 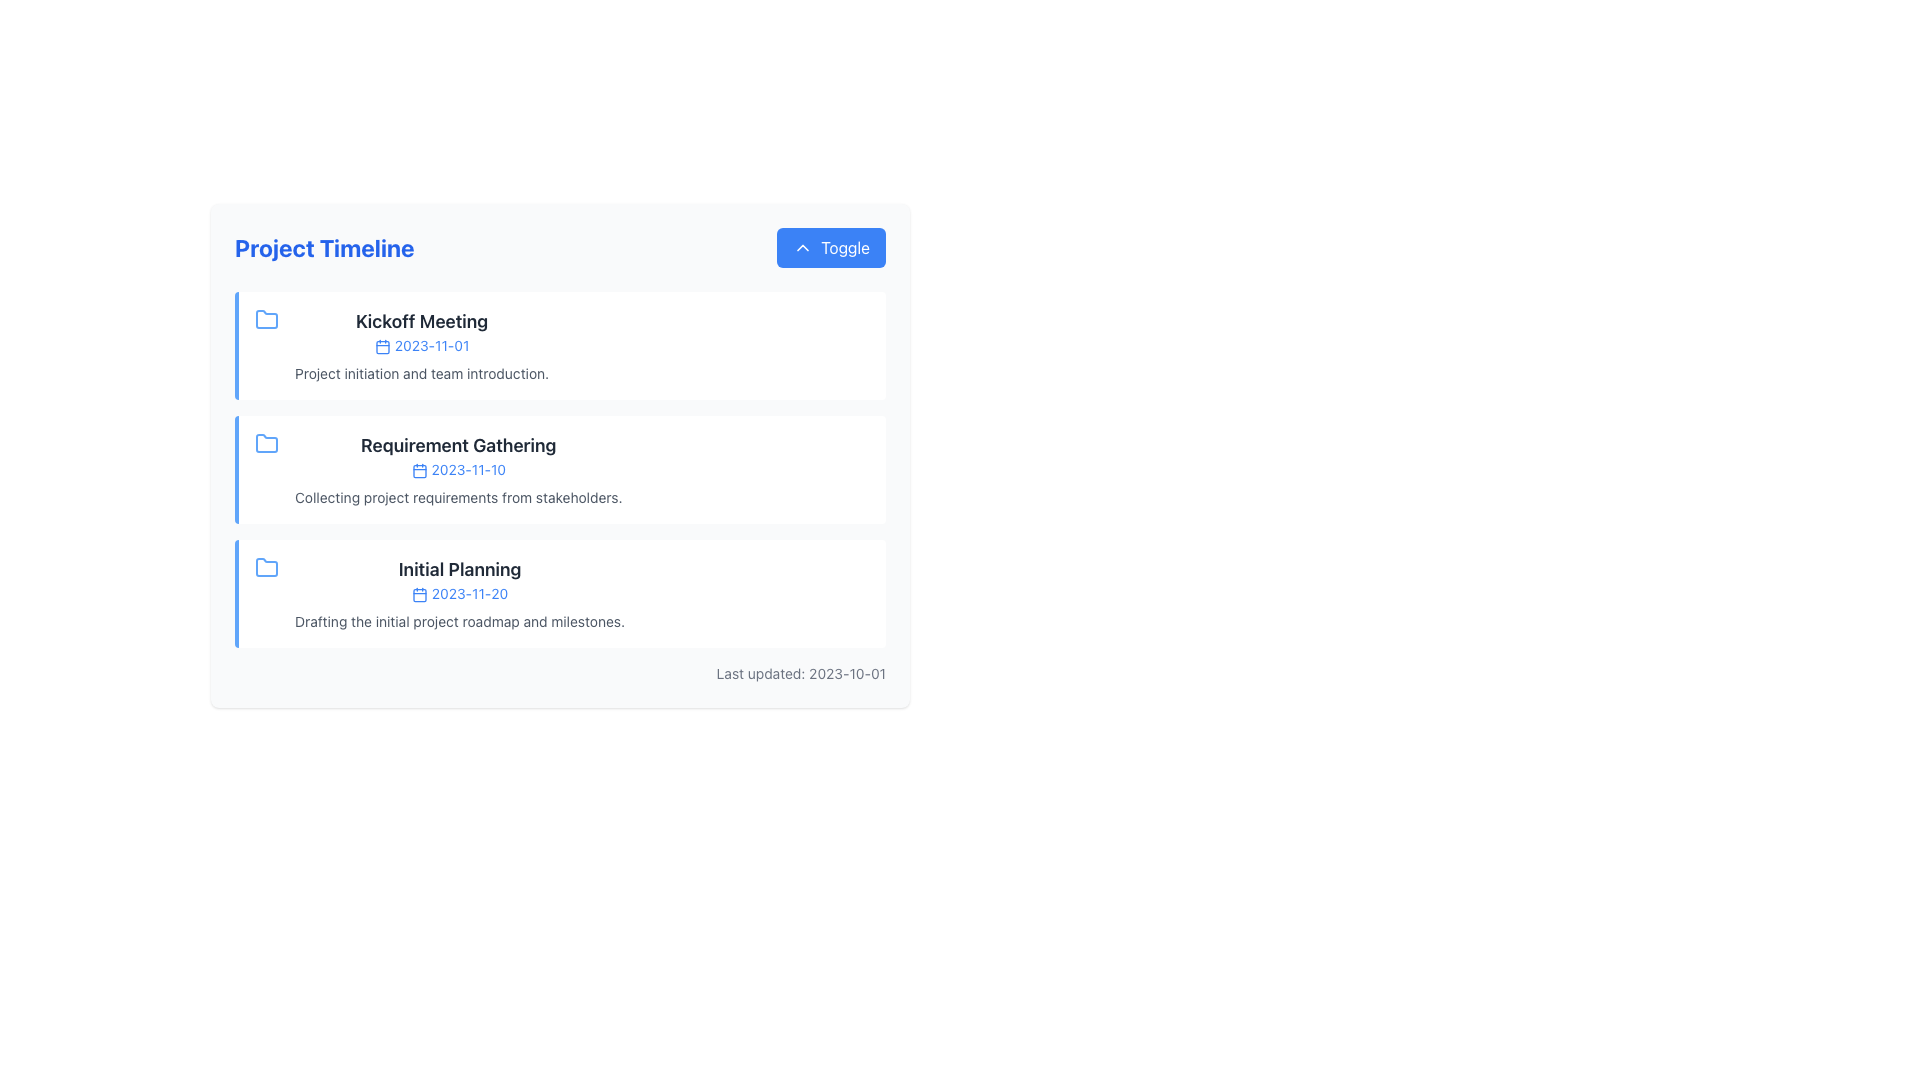 What do you see at coordinates (459, 593) in the screenshot?
I see `date indicated by the Date Label with Icon in the 'Initial Planning' section of the 'Project Timeline' interface for reference` at bounding box center [459, 593].